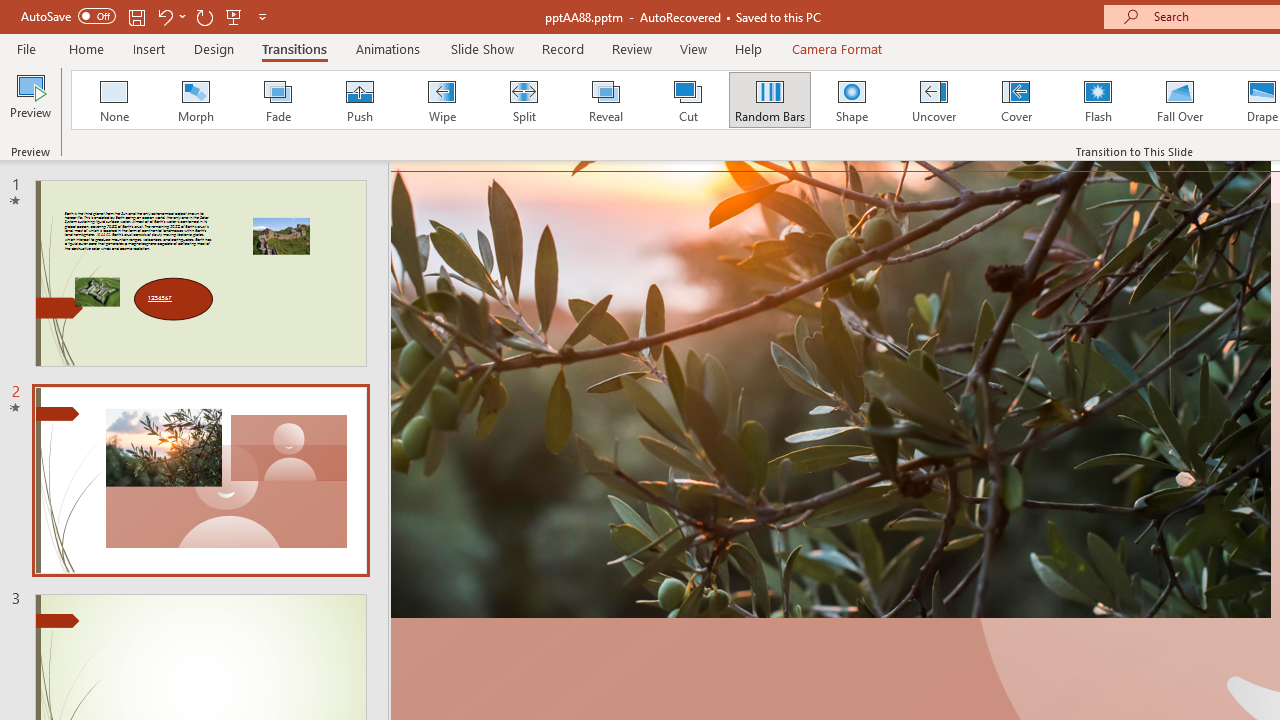  I want to click on 'Split', so click(523, 100).